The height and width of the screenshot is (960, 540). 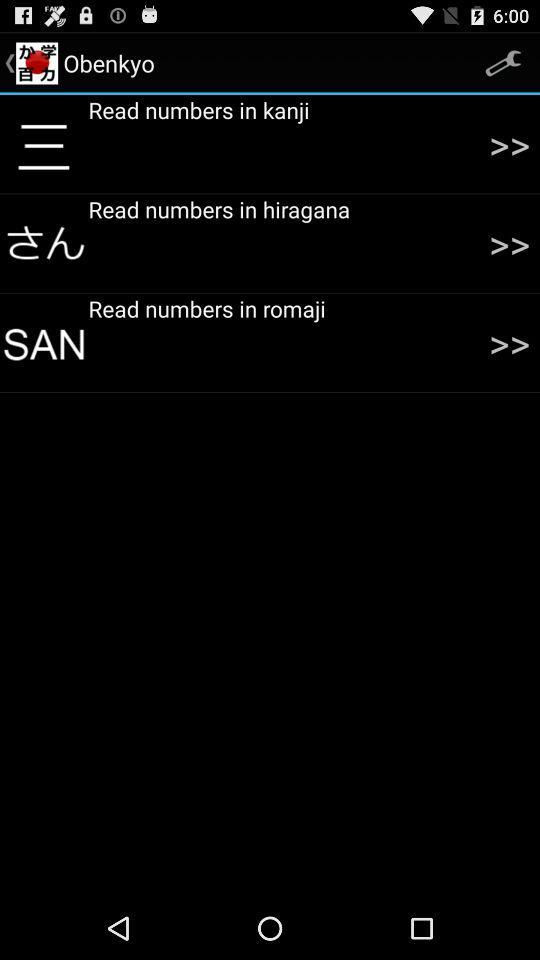 What do you see at coordinates (502, 63) in the screenshot?
I see `the settings icon which is on the top right corner of the screen` at bounding box center [502, 63].